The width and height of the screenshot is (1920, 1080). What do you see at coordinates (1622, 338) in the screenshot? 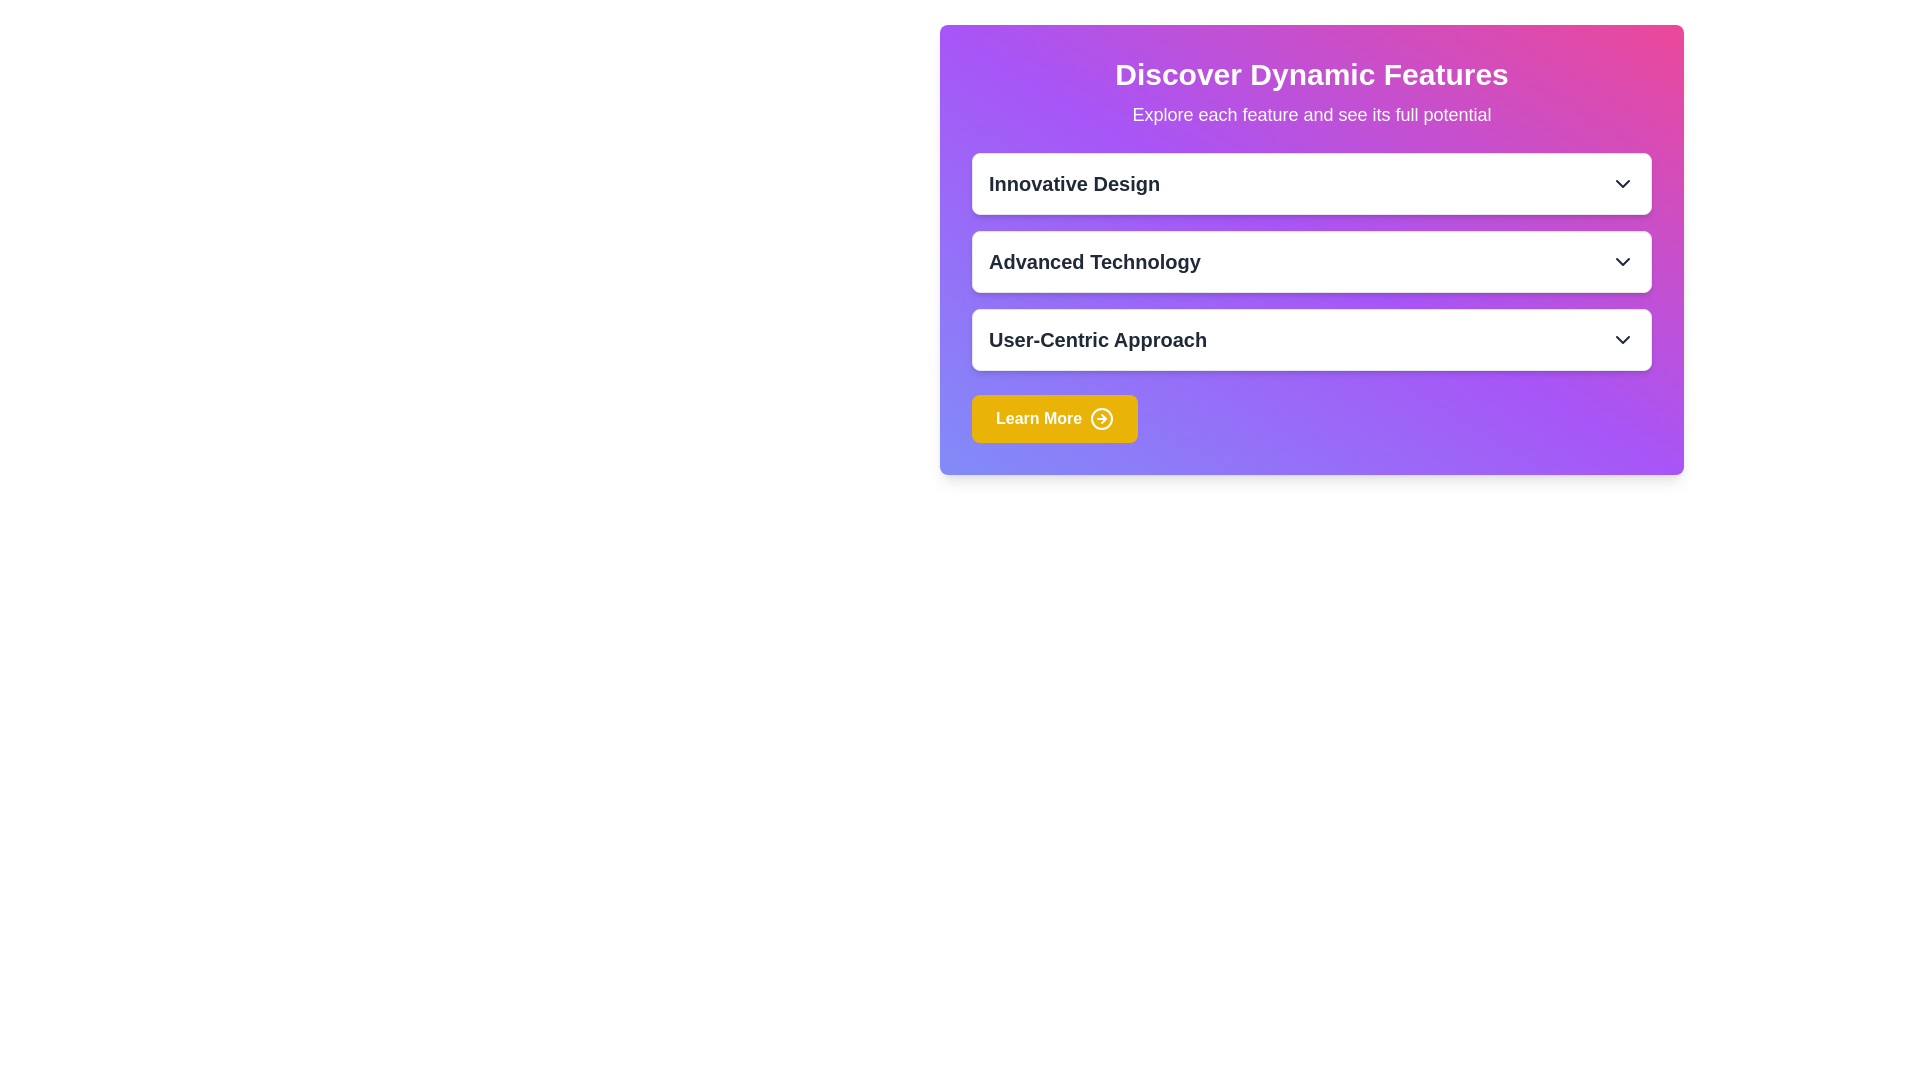
I see `the chevron down icon indicating dropdown functionality within the 'User-Centric Approach' dropdown component` at bounding box center [1622, 338].